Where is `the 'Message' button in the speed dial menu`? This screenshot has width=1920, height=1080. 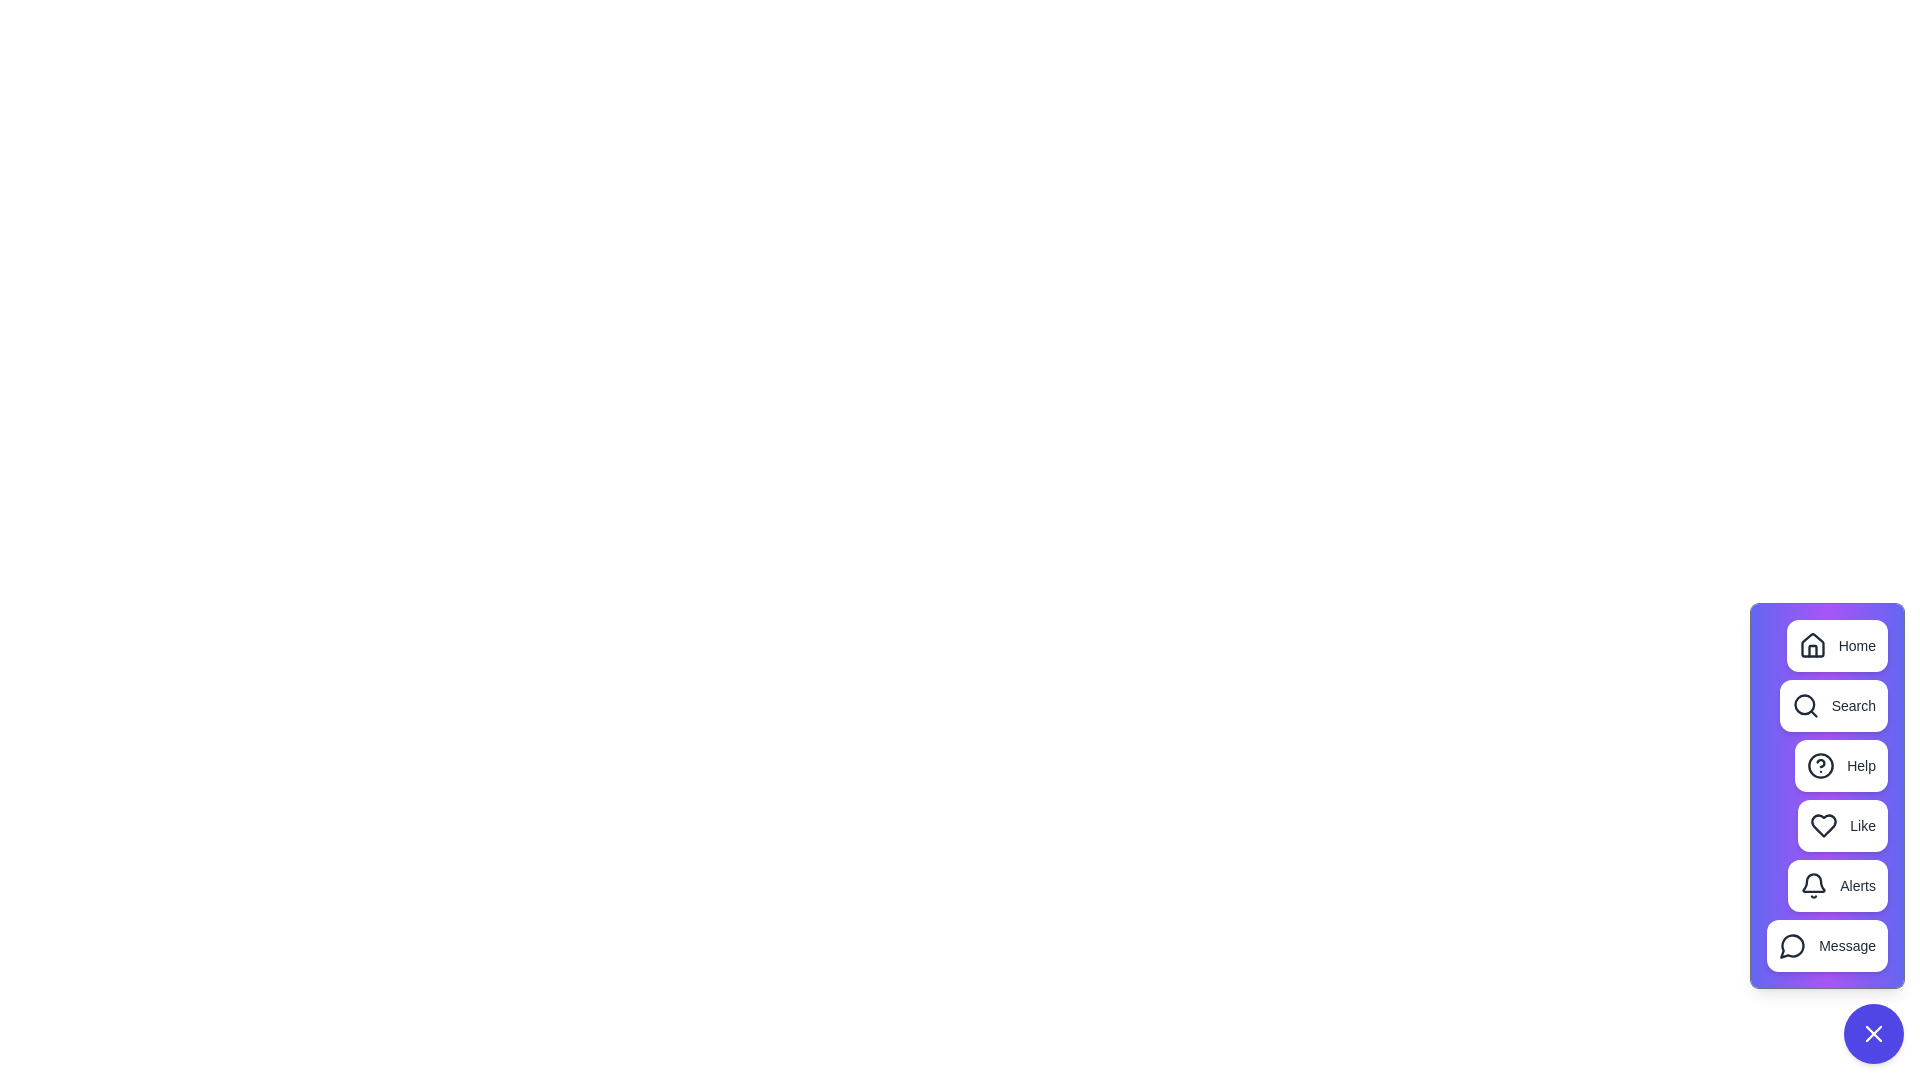 the 'Message' button in the speed dial menu is located at coordinates (1827, 945).